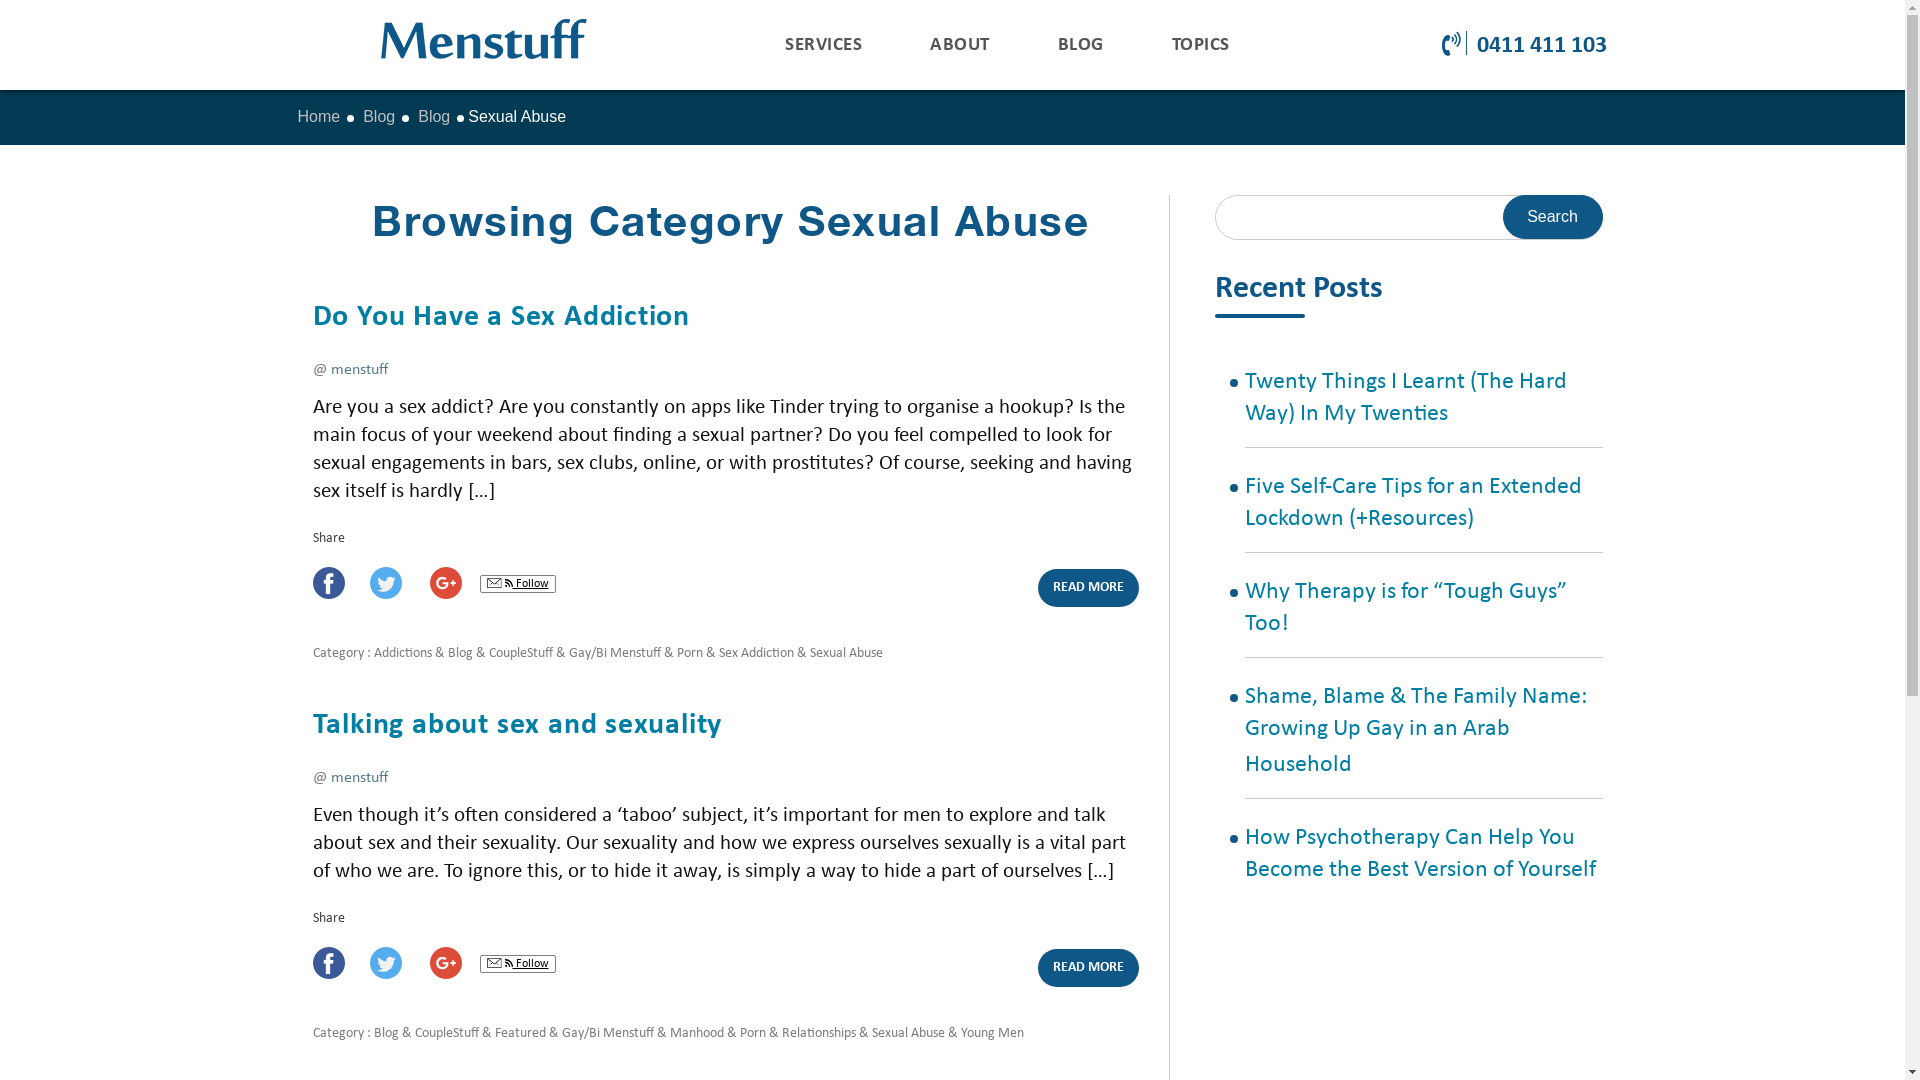 The image size is (1920, 1080). What do you see at coordinates (1412, 501) in the screenshot?
I see `'Five Self-Care Tips for an Extended Lockdown (+Resources)'` at bounding box center [1412, 501].